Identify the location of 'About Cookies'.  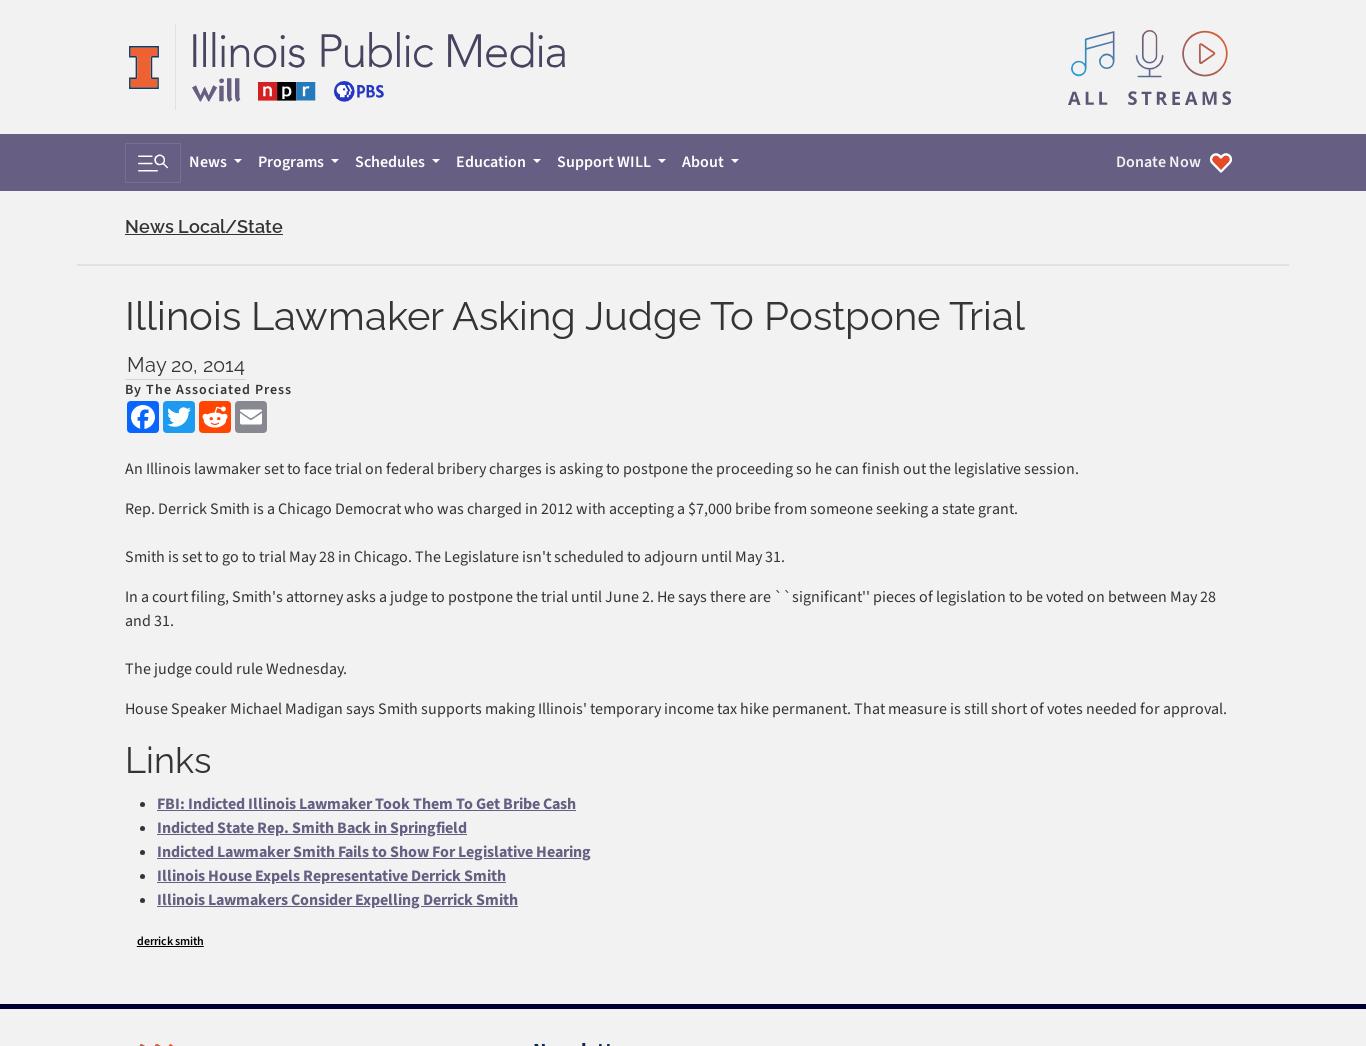
(116, 959).